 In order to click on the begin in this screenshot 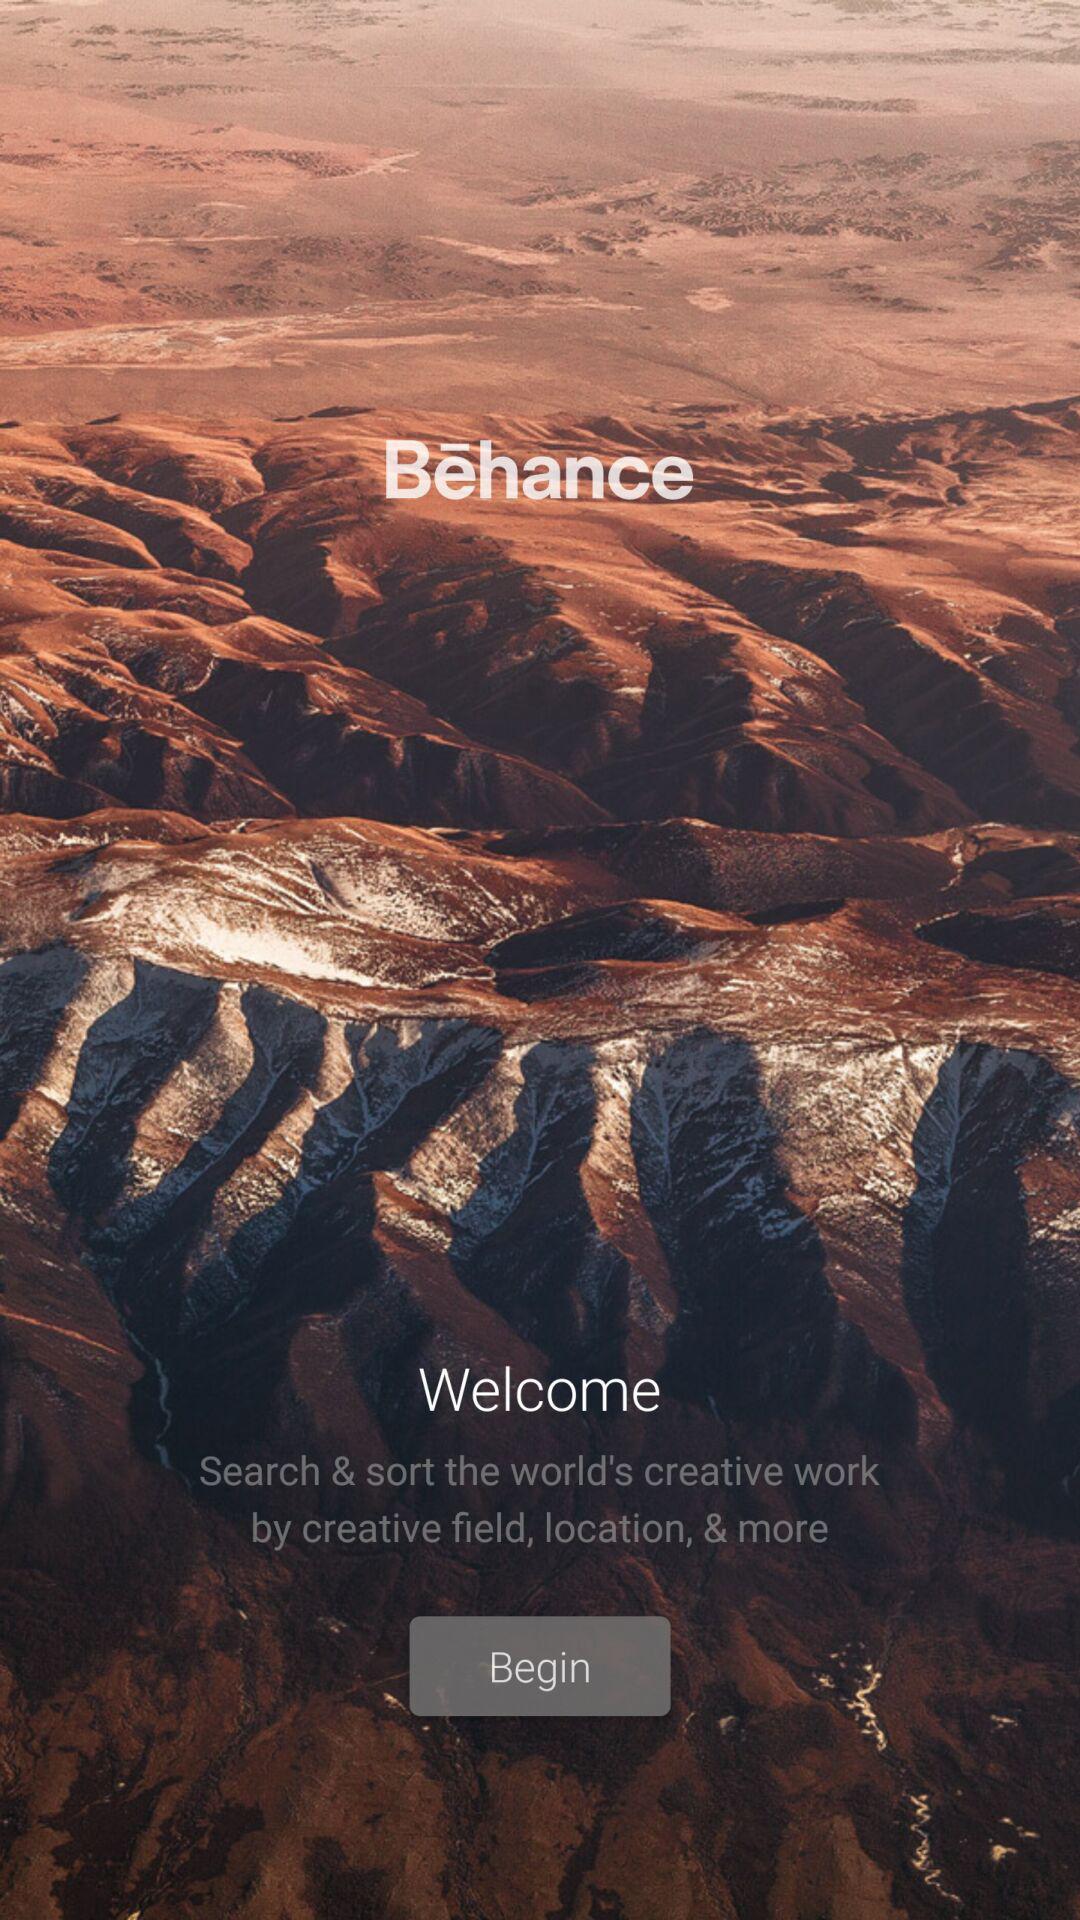, I will do `click(540, 1666)`.